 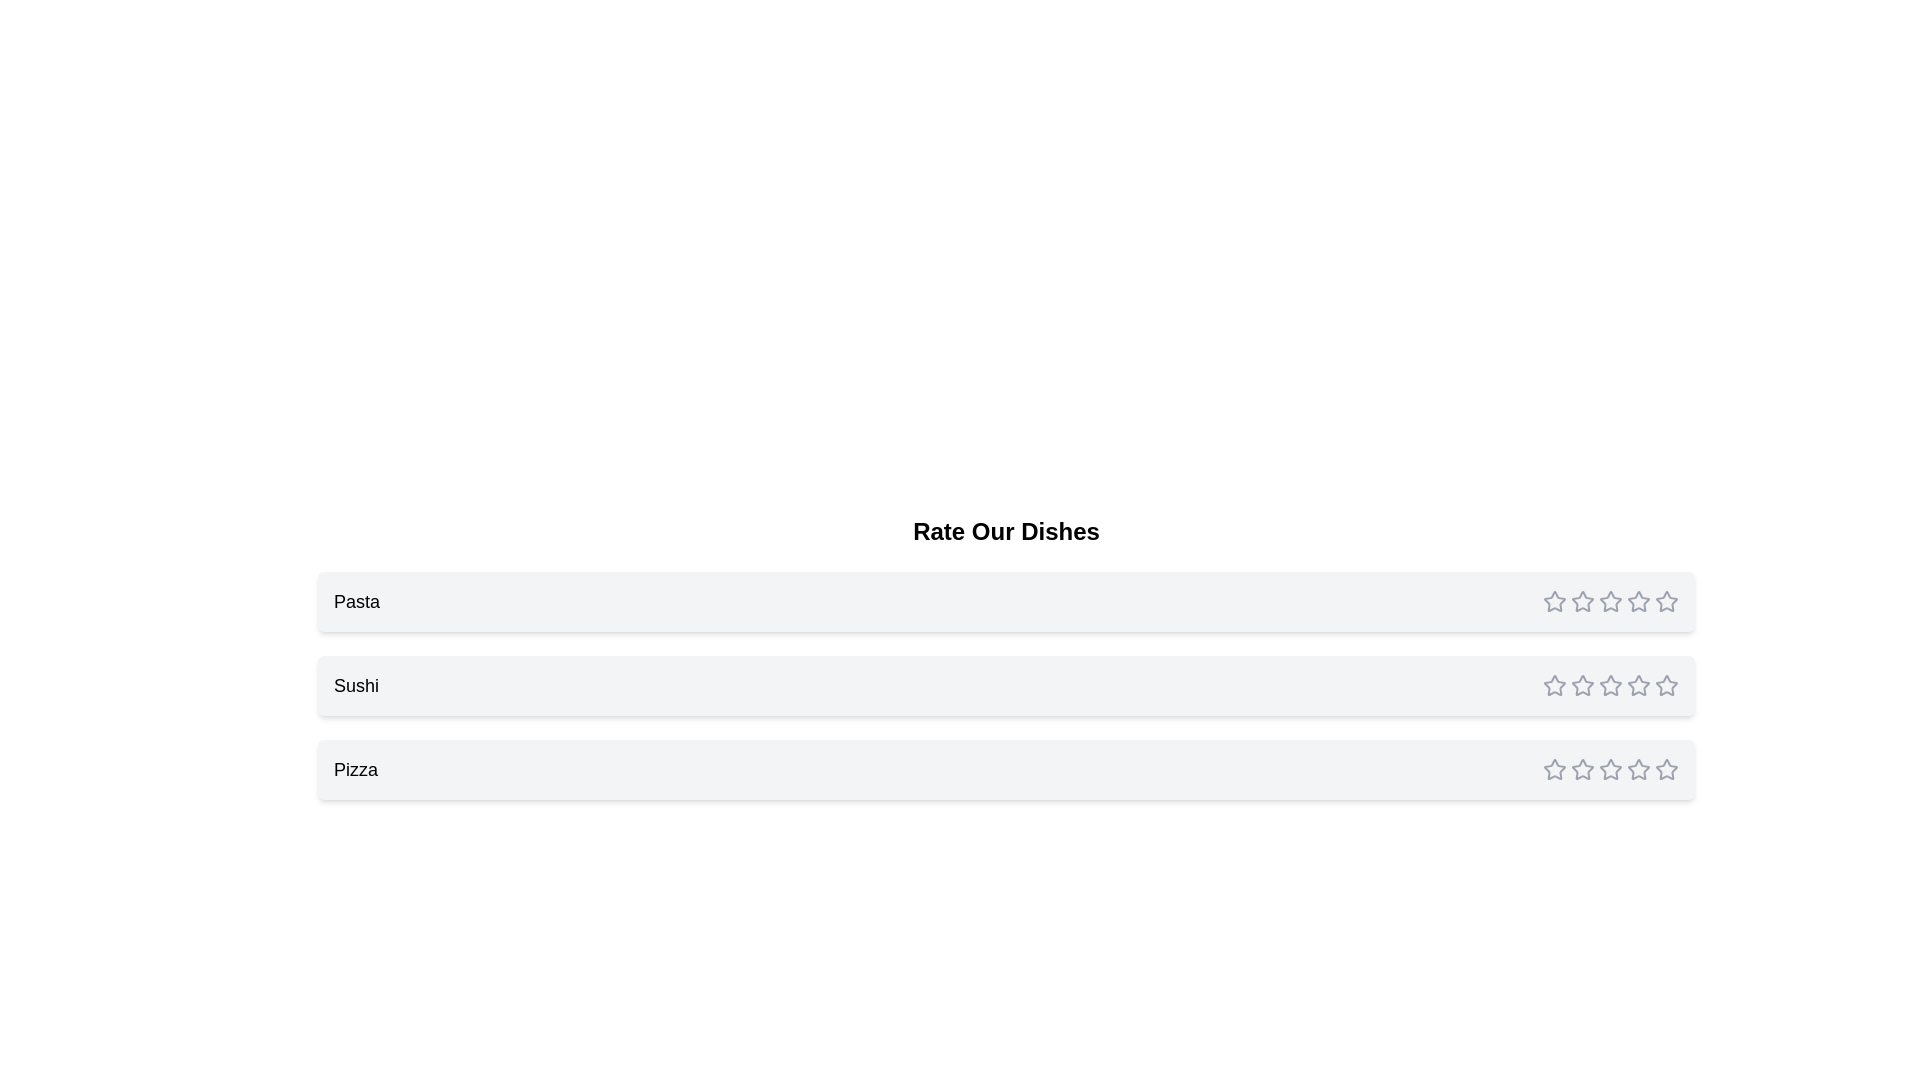 What do you see at coordinates (1611, 600) in the screenshot?
I see `the third star icon for ratings corresponding to the 'Pasta' item` at bounding box center [1611, 600].